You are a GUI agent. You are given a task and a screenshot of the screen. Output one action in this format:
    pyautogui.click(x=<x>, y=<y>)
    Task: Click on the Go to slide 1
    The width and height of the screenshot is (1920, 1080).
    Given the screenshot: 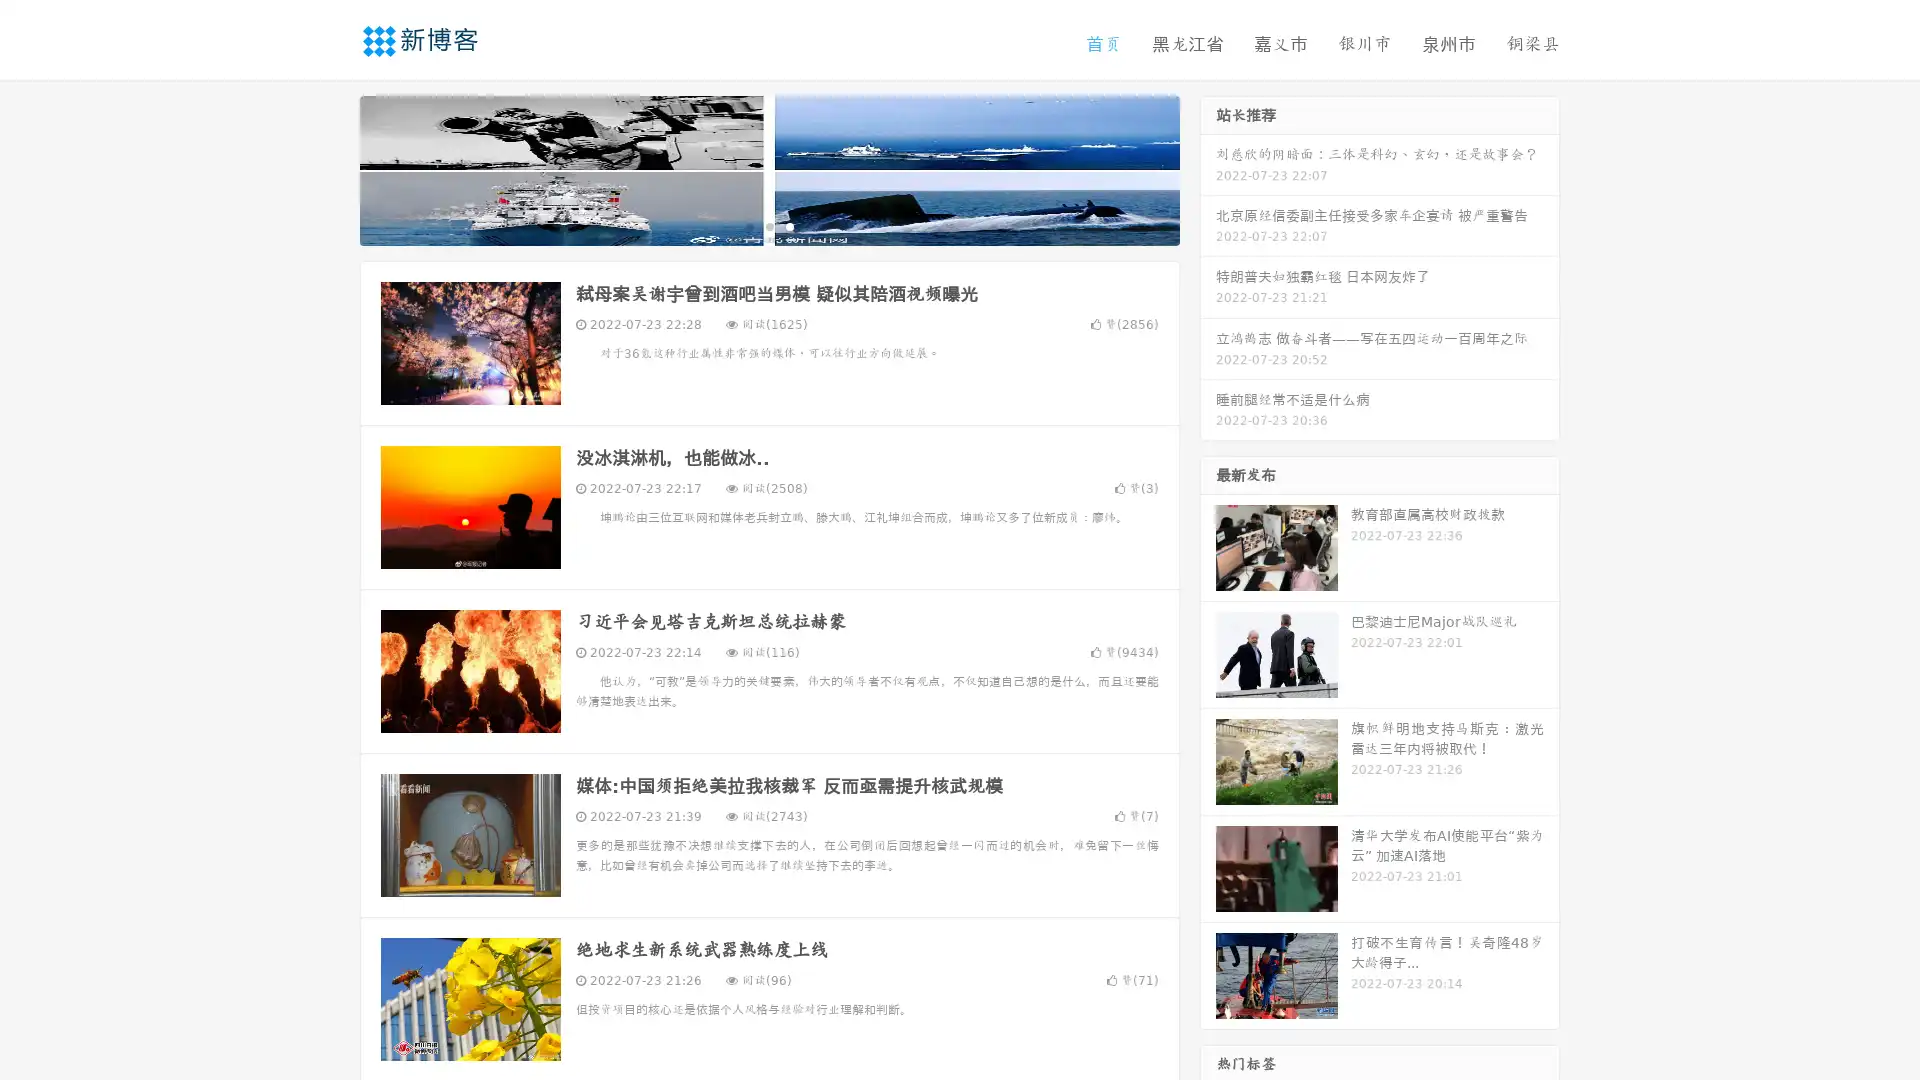 What is the action you would take?
    pyautogui.click(x=748, y=225)
    